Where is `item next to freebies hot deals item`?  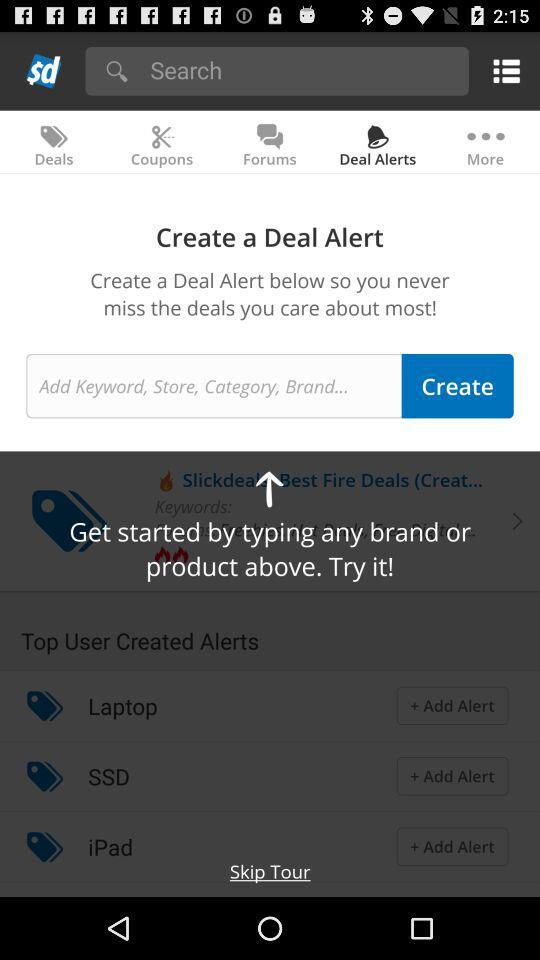
item next to freebies hot deals item is located at coordinates (185, 528).